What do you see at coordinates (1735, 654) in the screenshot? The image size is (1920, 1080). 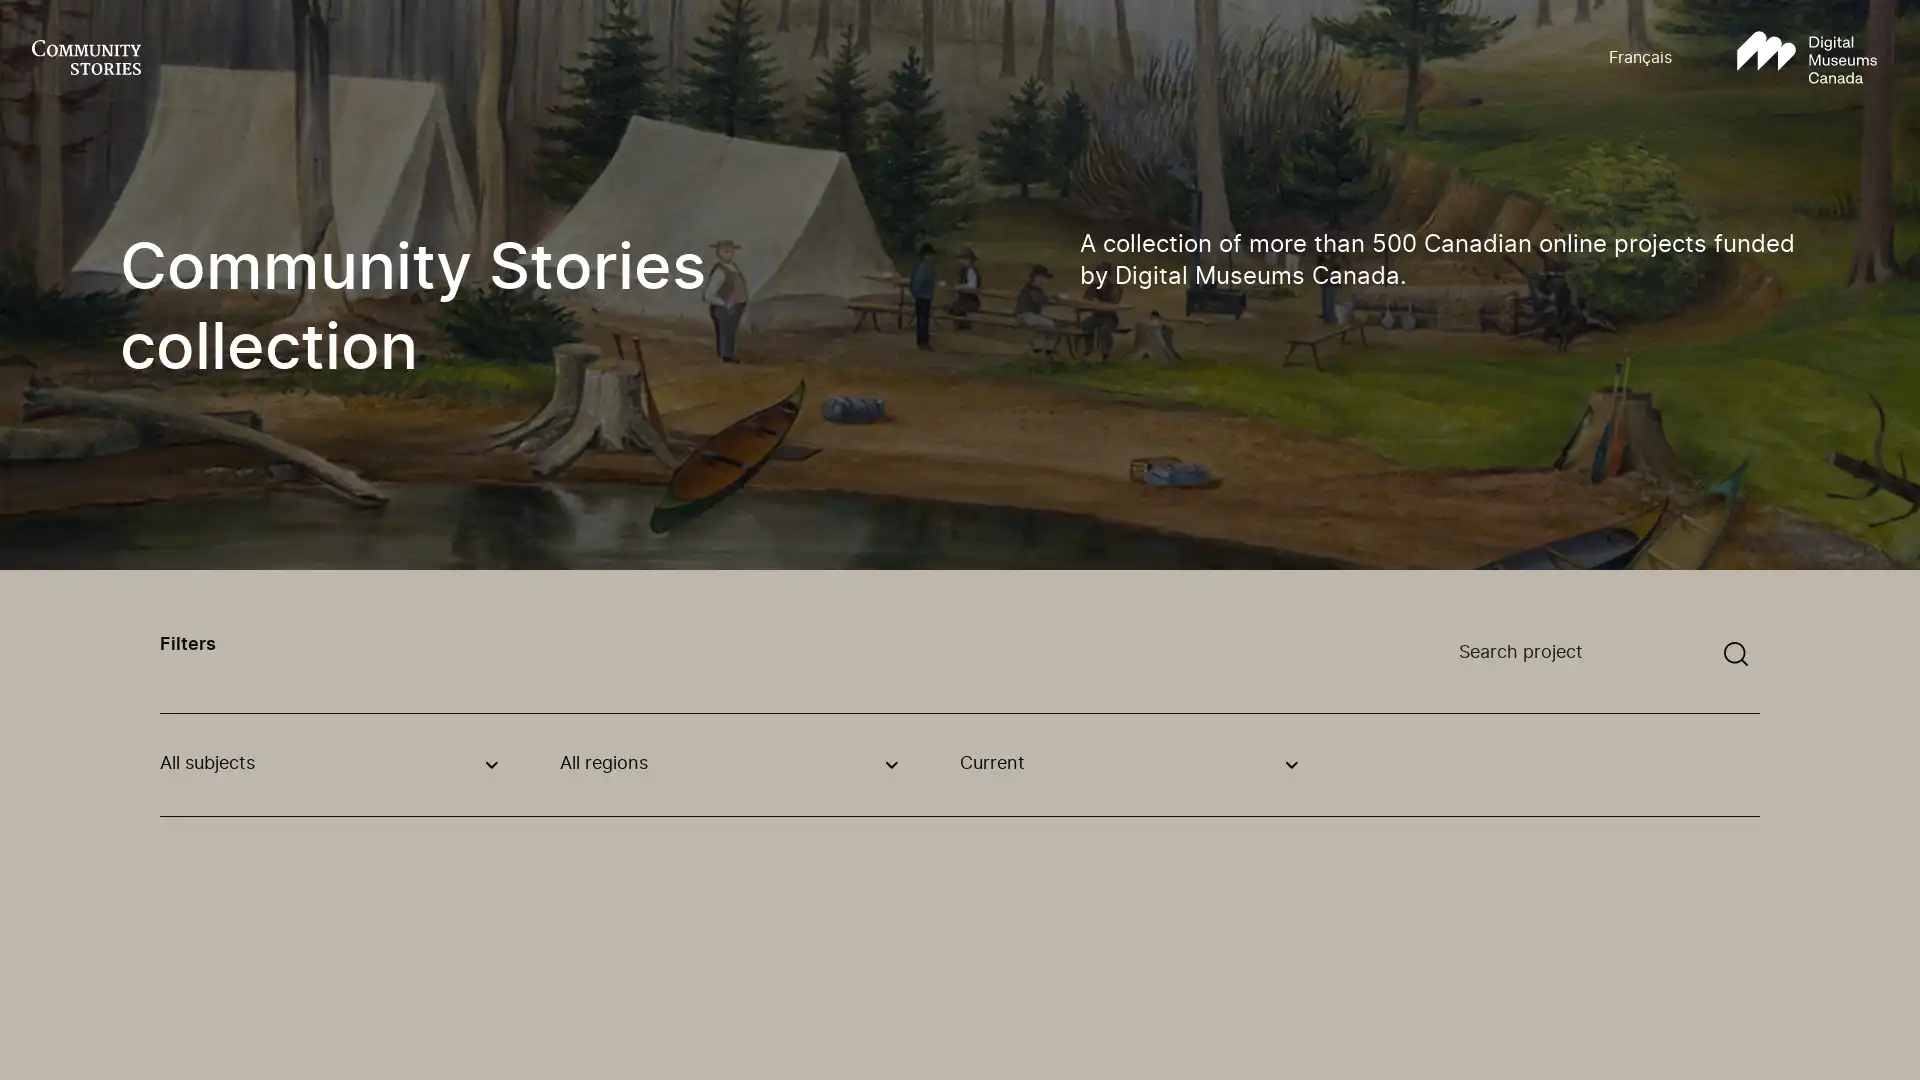 I see `Submit` at bounding box center [1735, 654].